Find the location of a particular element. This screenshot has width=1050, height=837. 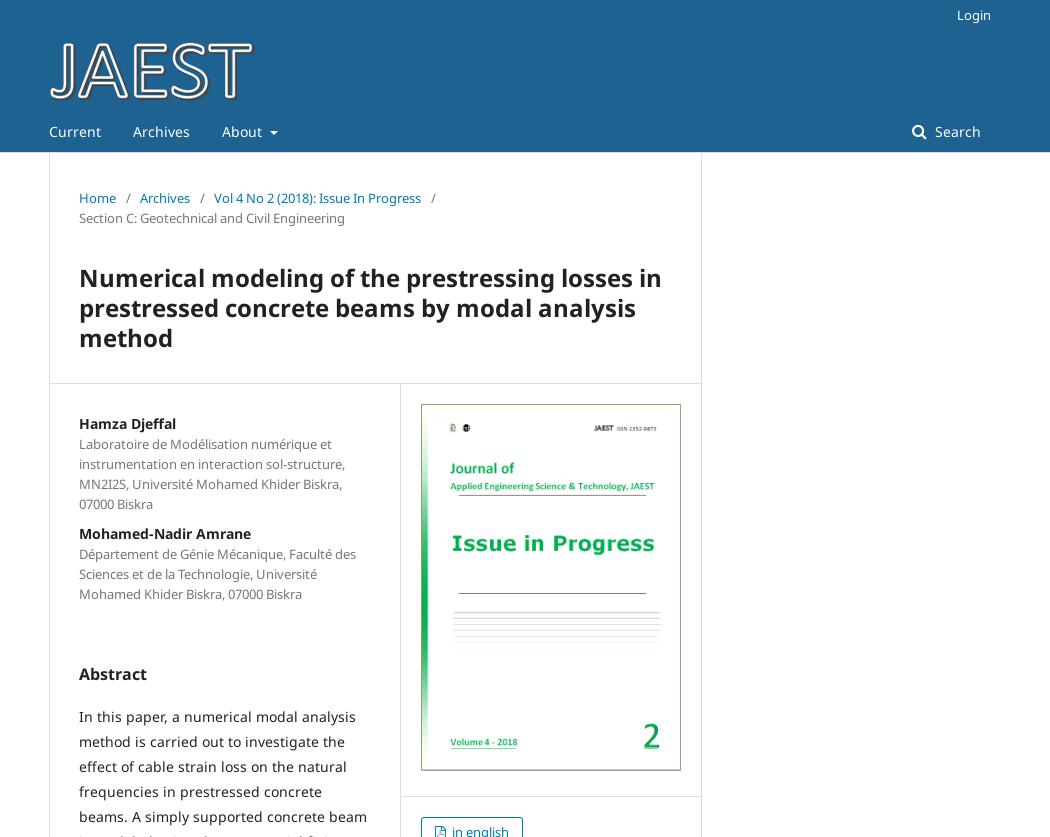

'Vol 4 No 2 (2018): Issue In Progress' is located at coordinates (317, 197).